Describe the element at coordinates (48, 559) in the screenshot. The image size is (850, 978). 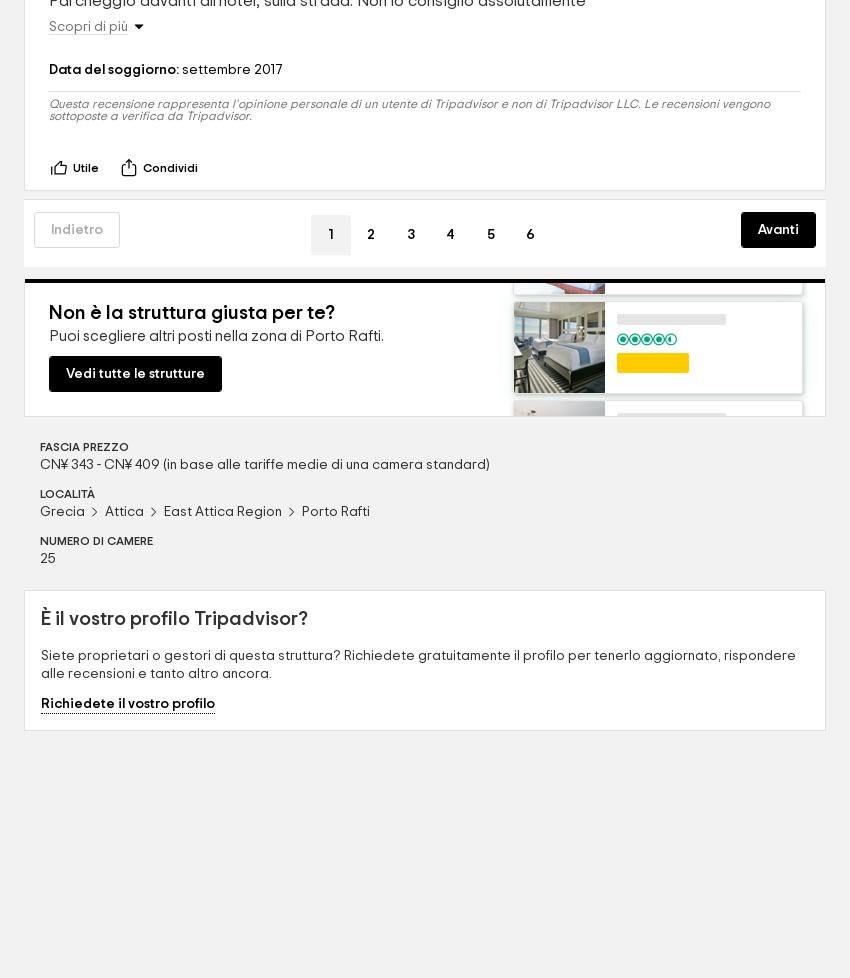
I see `'25'` at that location.